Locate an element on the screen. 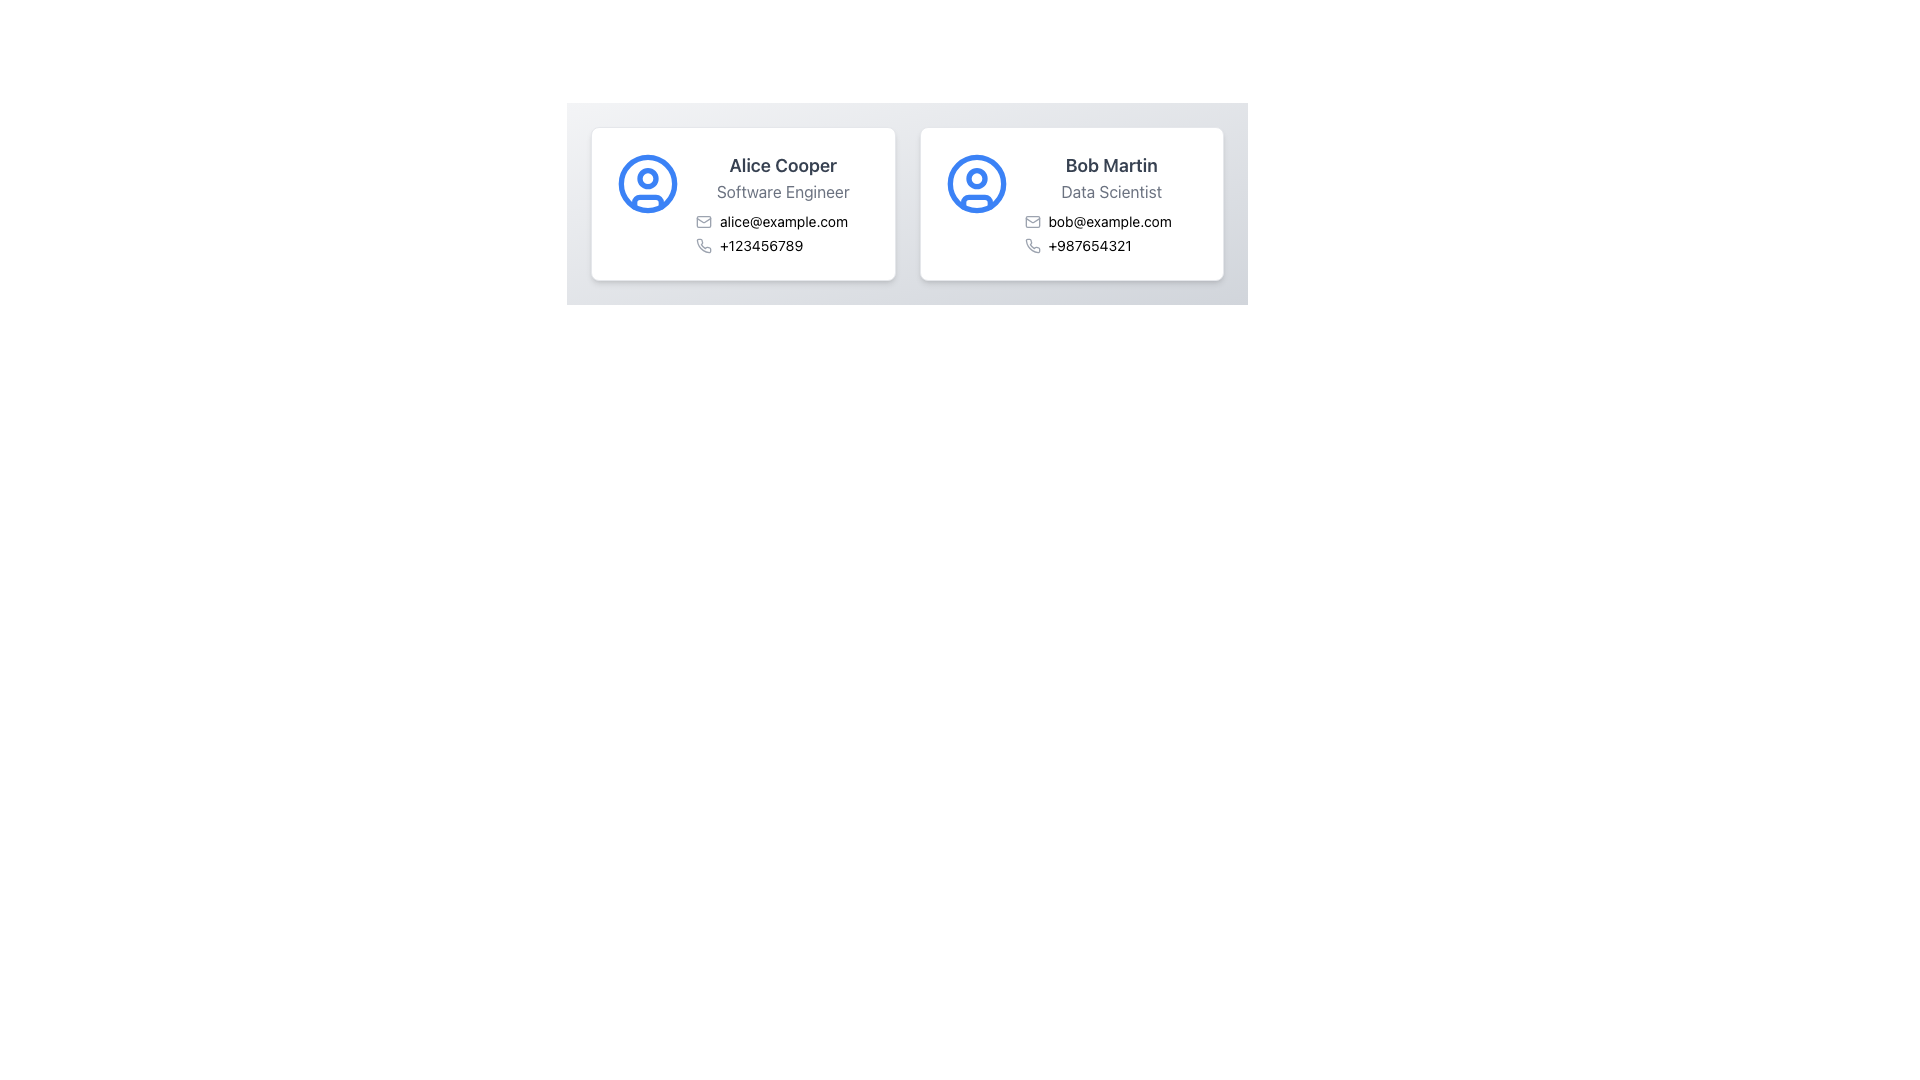 This screenshot has width=1920, height=1080. the mailto hyperlink for 'alice@example.com' to underline it, which is positioned below the 'Alice Cooper' title and 'Software Engineer' subtitle is located at coordinates (783, 222).